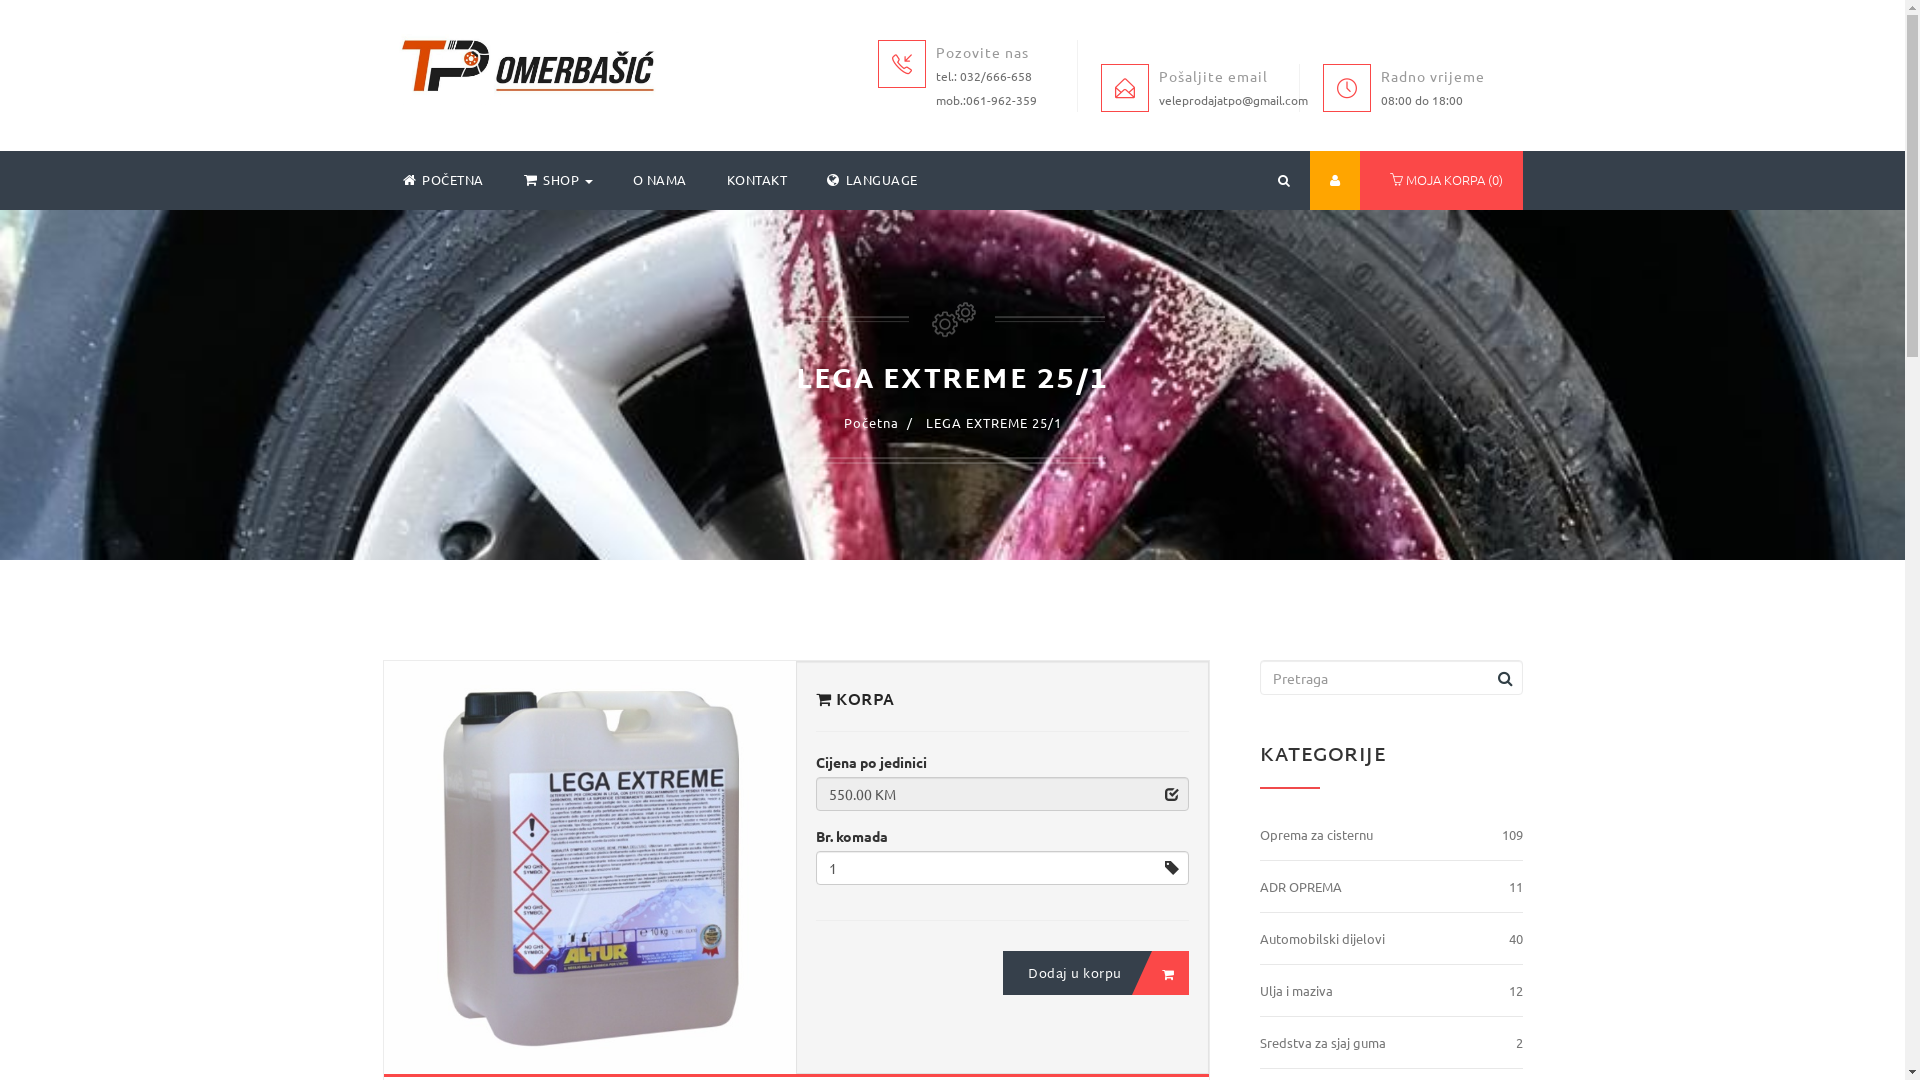 The image size is (1920, 1080). I want to click on 'Automobilski dijelovi, so click(1390, 939).